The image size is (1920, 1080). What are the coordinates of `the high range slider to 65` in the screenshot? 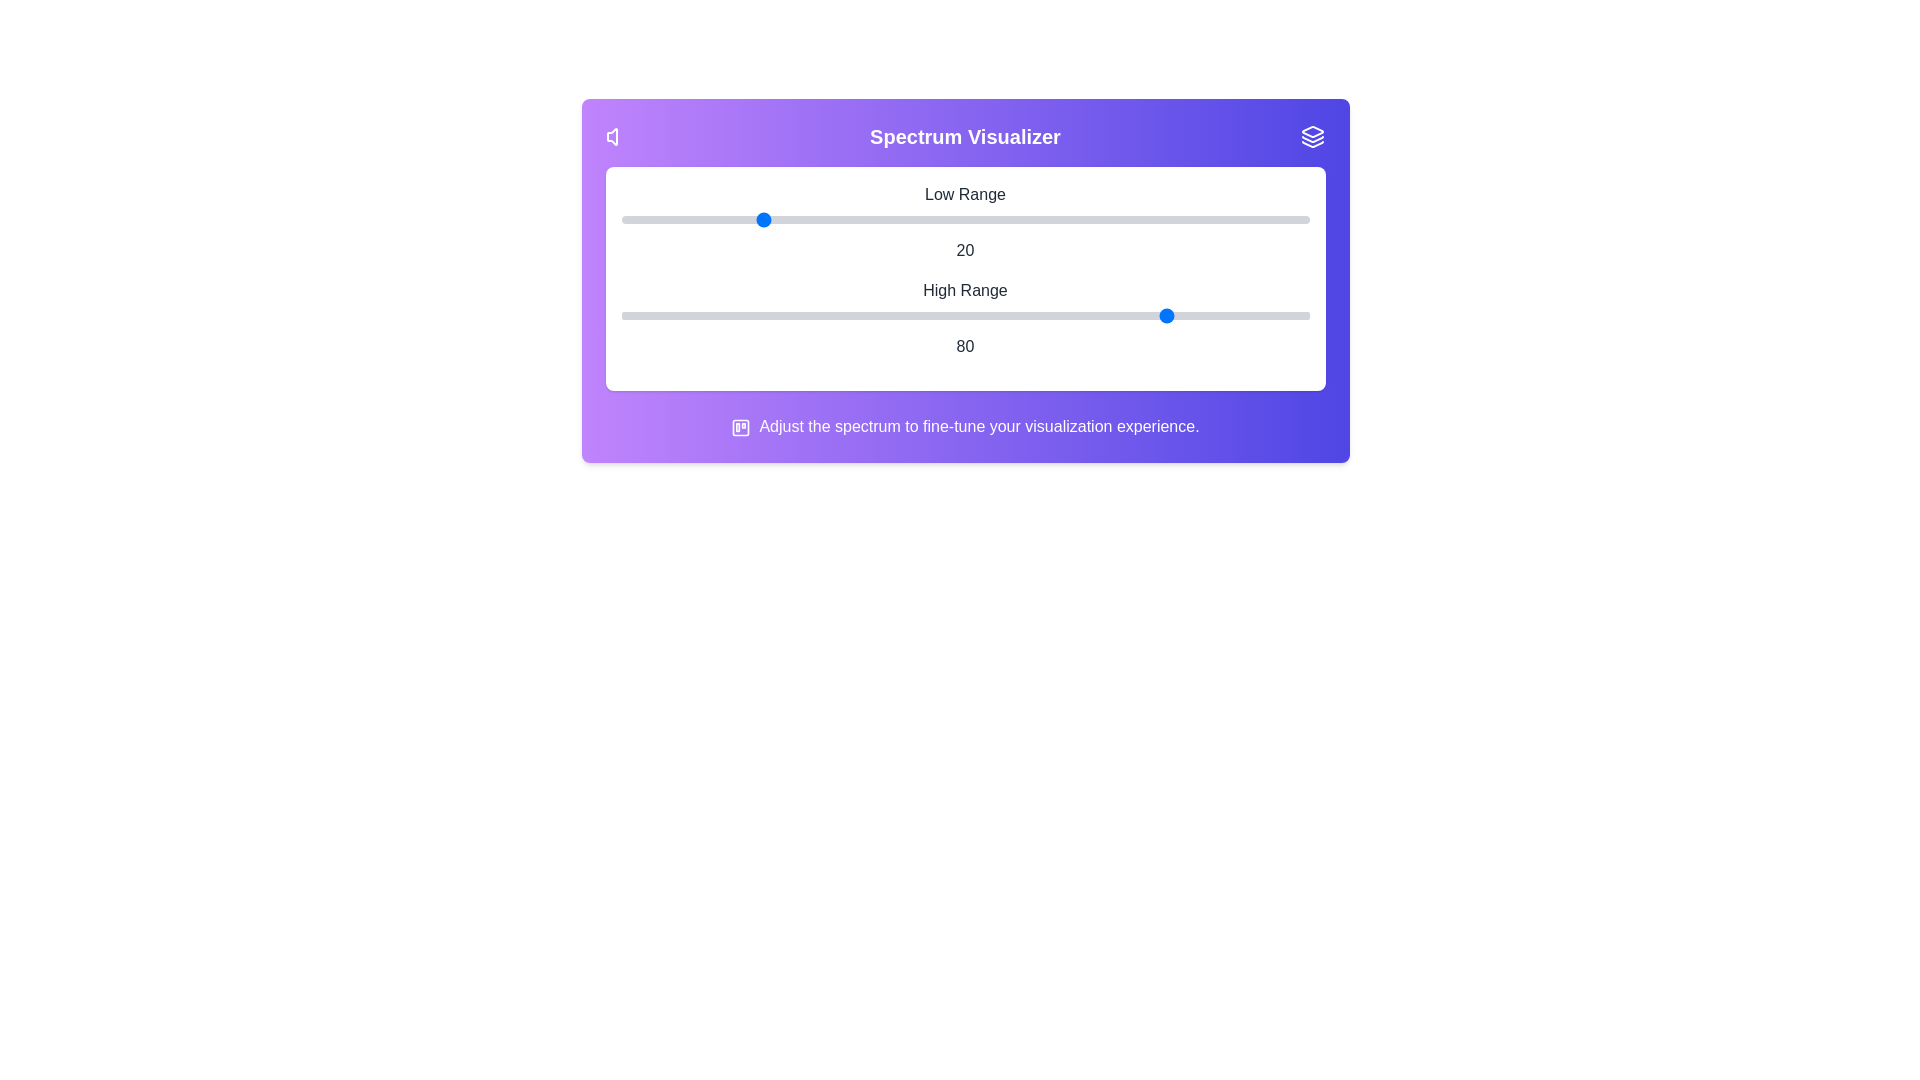 It's located at (1067, 315).